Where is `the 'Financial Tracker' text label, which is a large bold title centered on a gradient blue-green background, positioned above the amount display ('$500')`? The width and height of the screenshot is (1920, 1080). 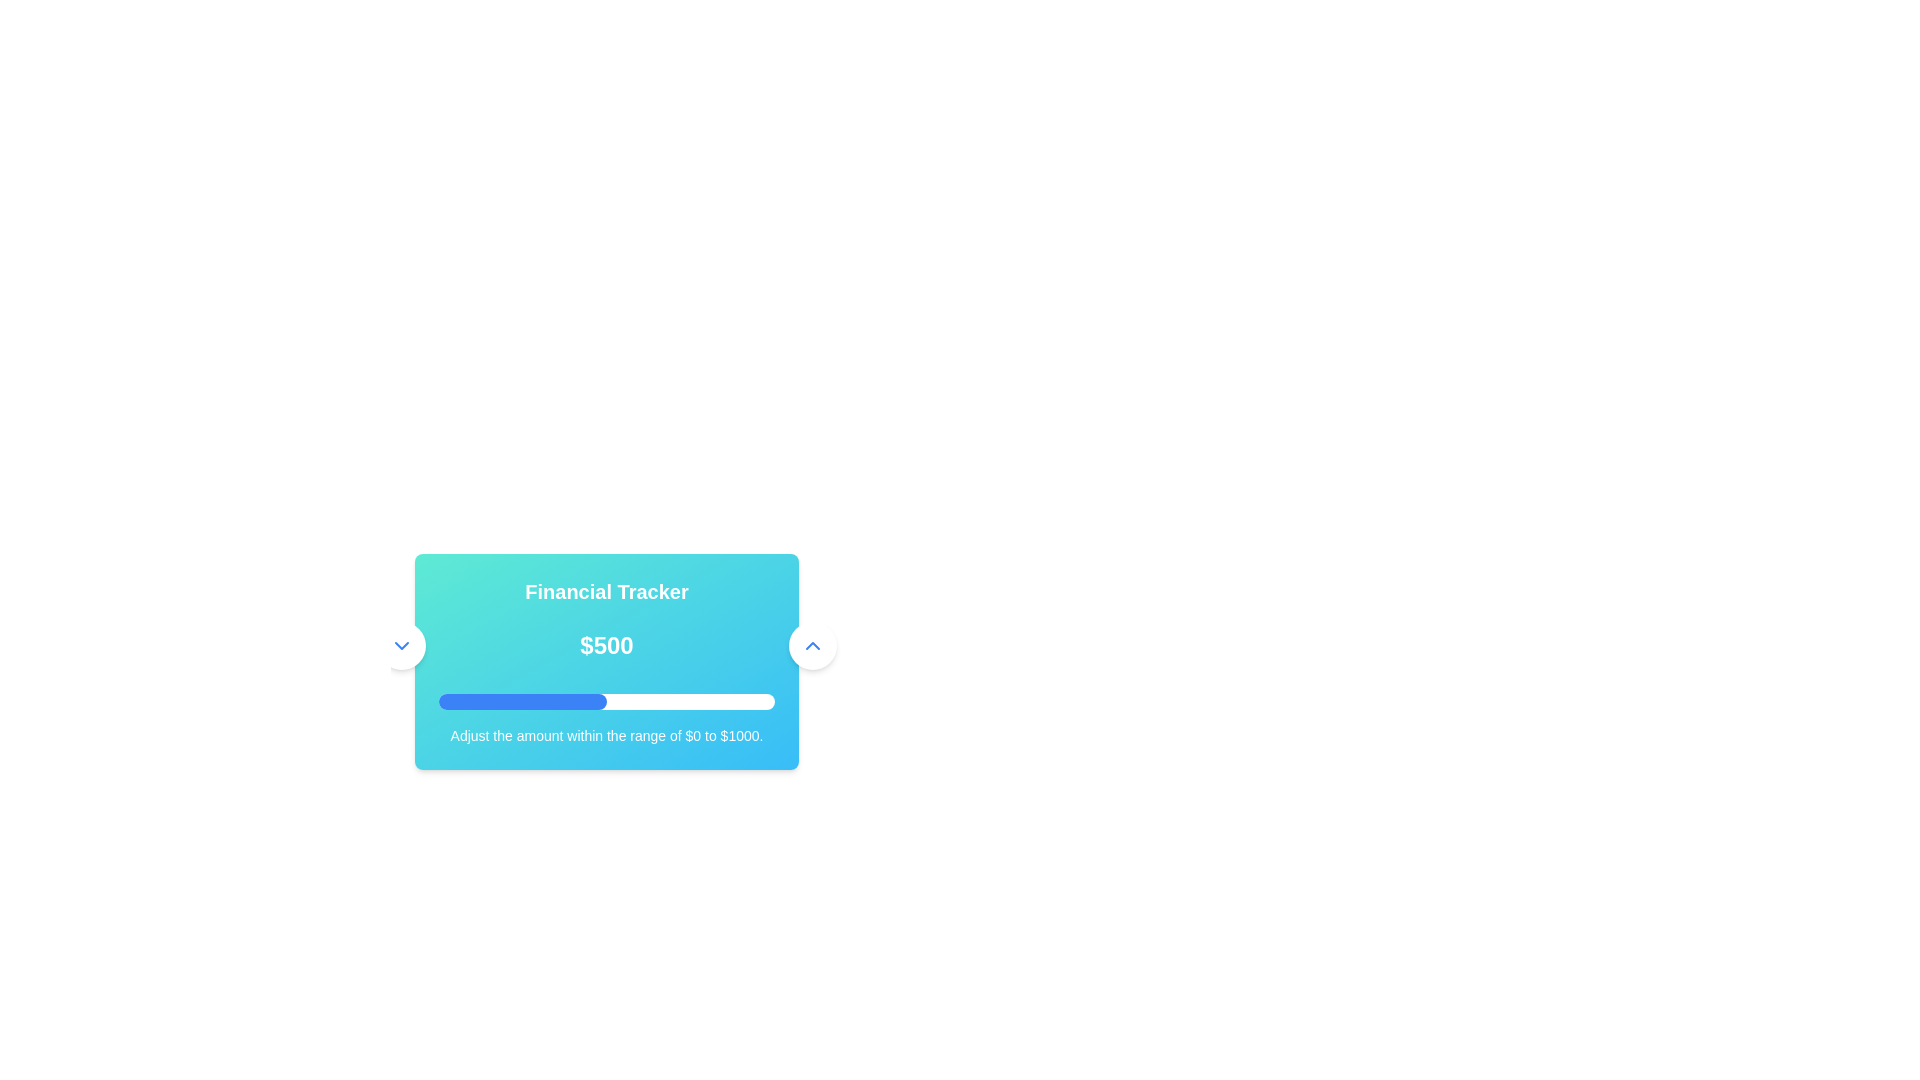
the 'Financial Tracker' text label, which is a large bold title centered on a gradient blue-green background, positioned above the amount display ('$500') is located at coordinates (605, 590).